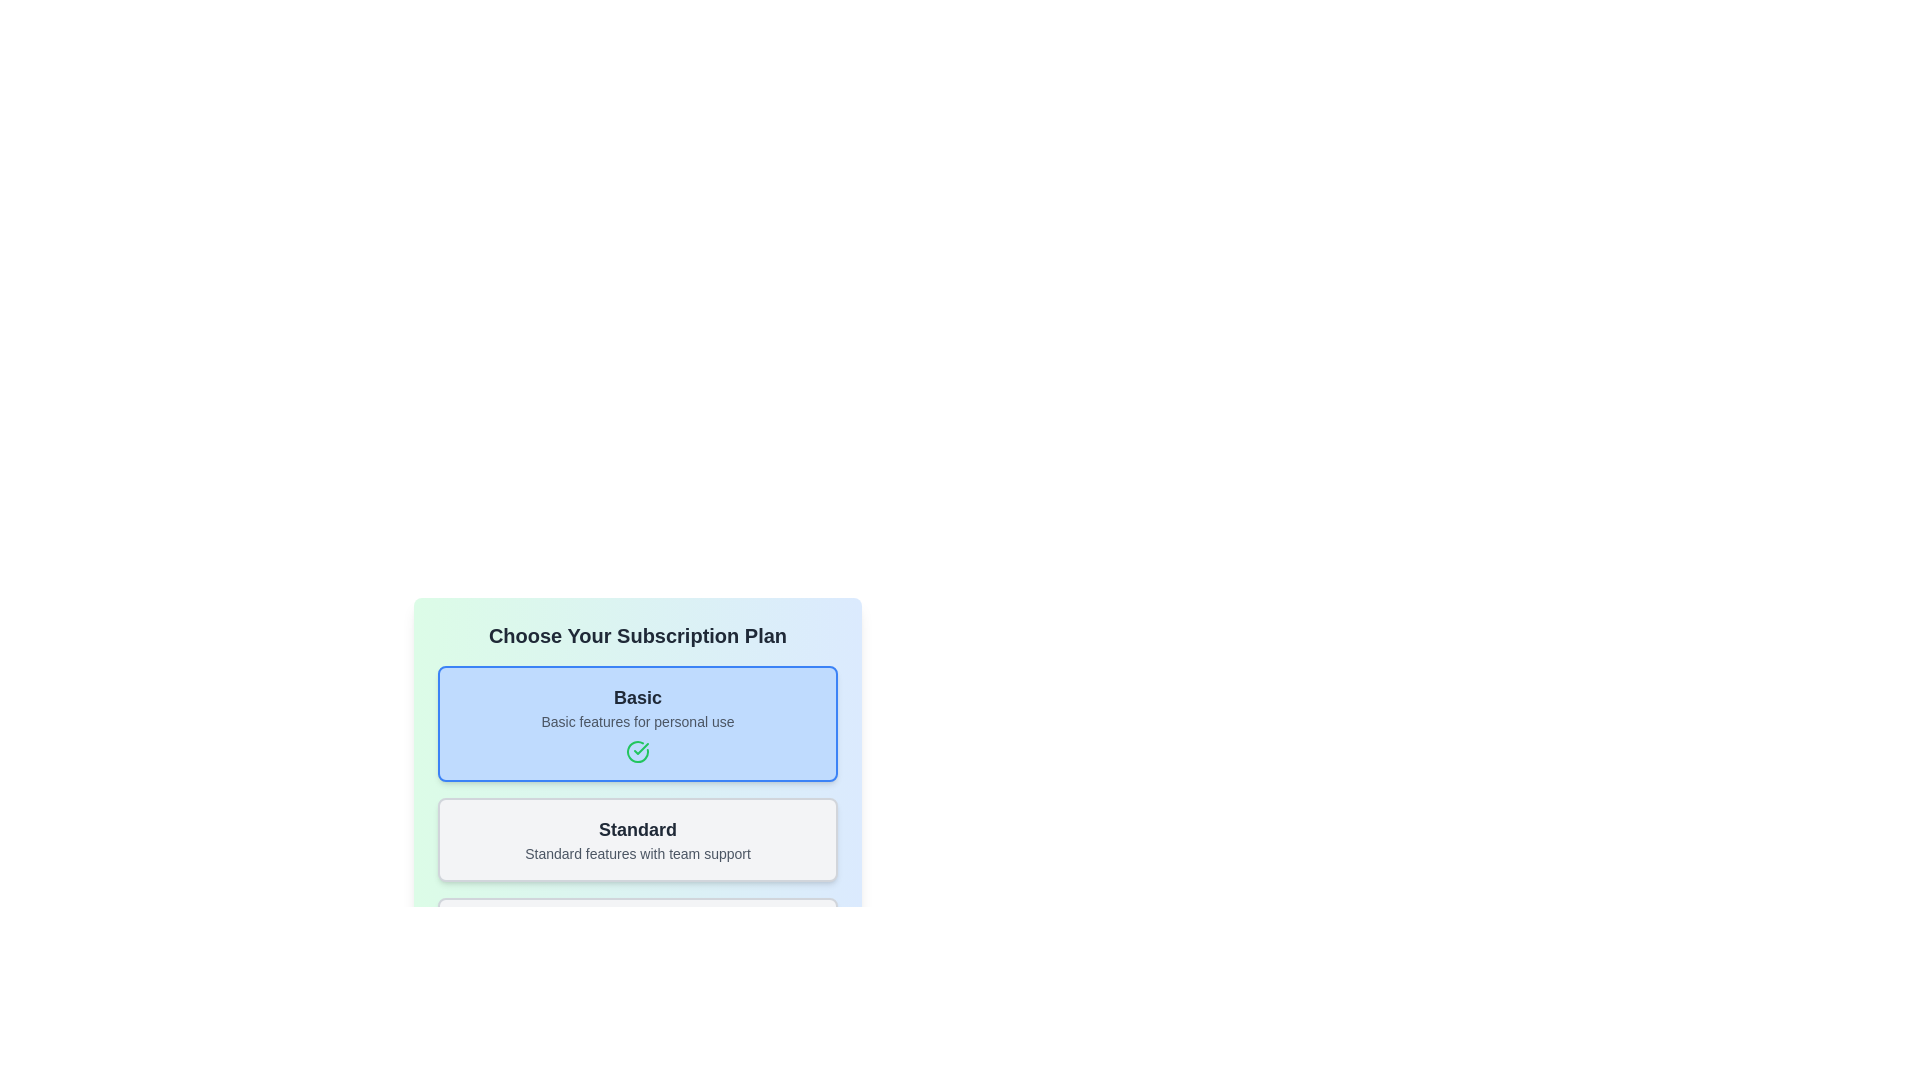 The height and width of the screenshot is (1080, 1920). What do you see at coordinates (637, 840) in the screenshot?
I see `the subscription plan Standard by clicking on its card` at bounding box center [637, 840].